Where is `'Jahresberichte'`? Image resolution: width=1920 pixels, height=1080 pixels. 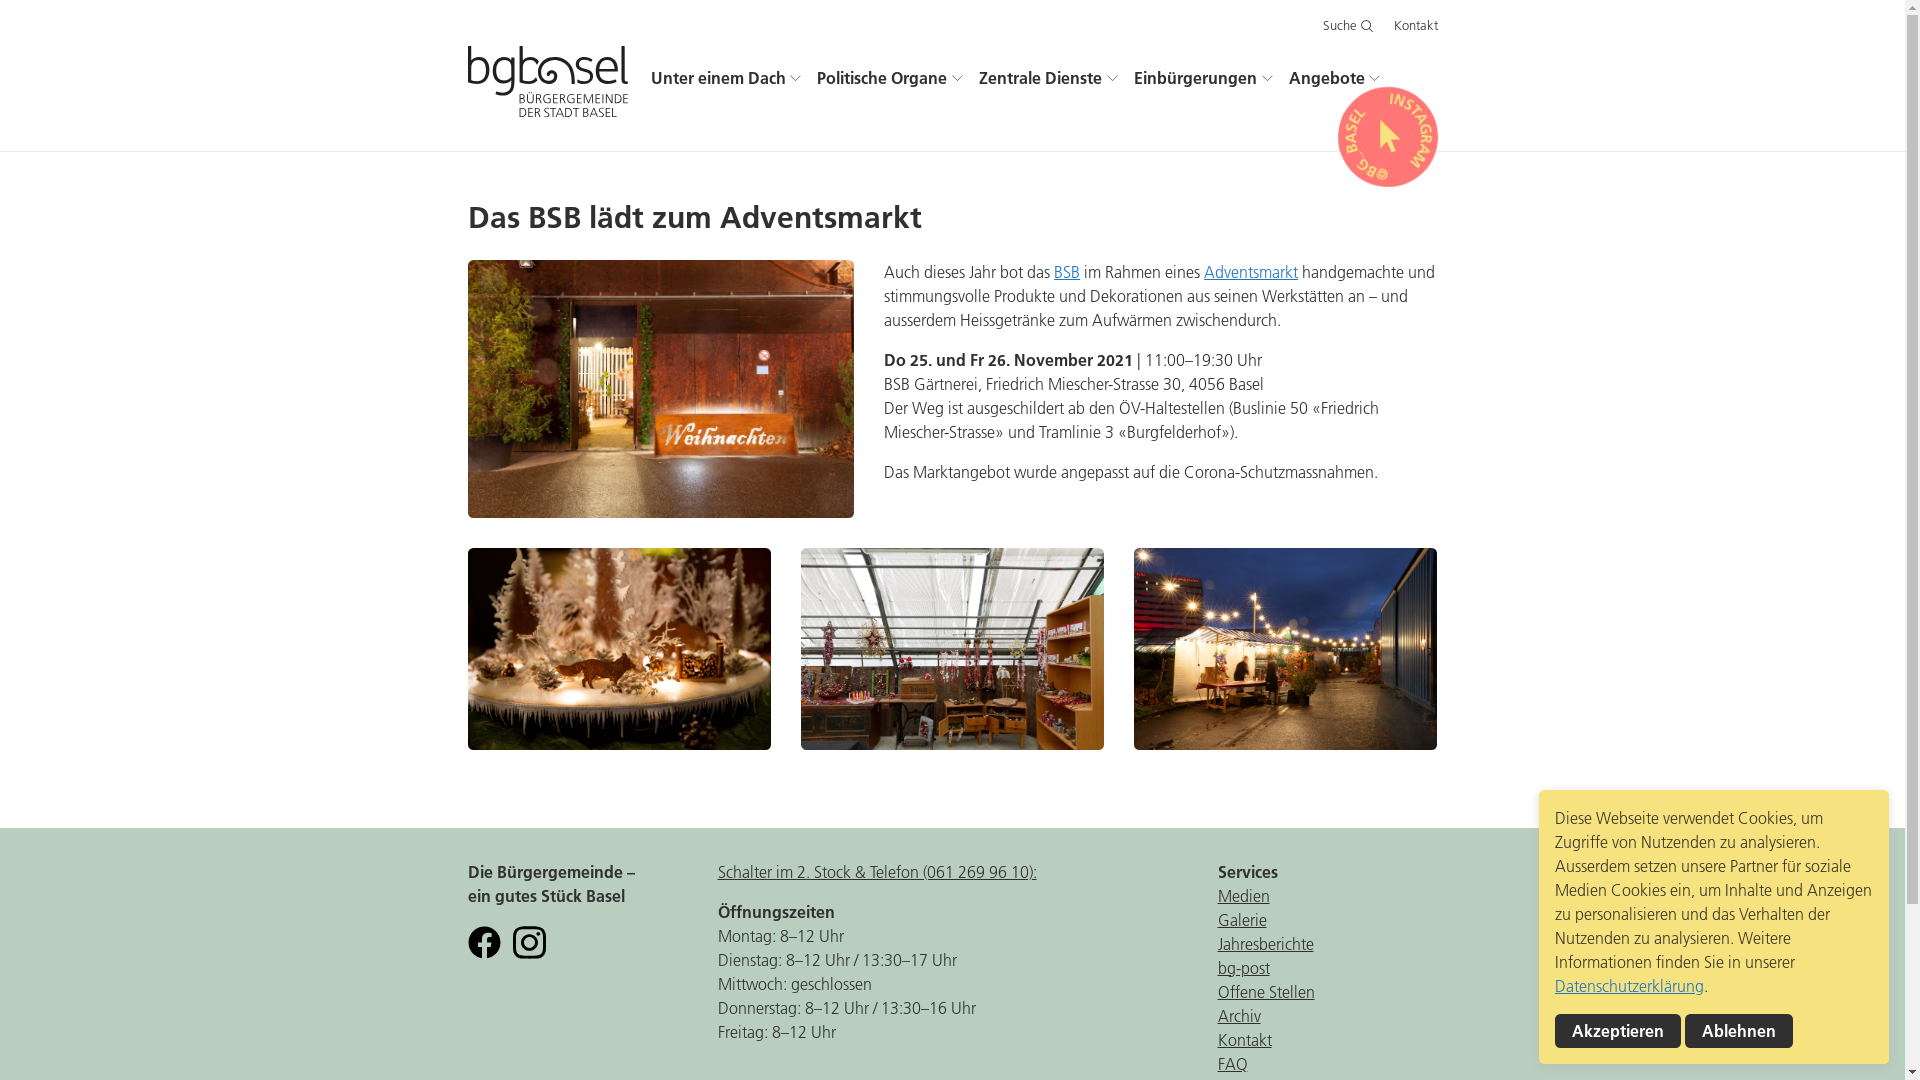 'Jahresberichte' is located at coordinates (1265, 944).